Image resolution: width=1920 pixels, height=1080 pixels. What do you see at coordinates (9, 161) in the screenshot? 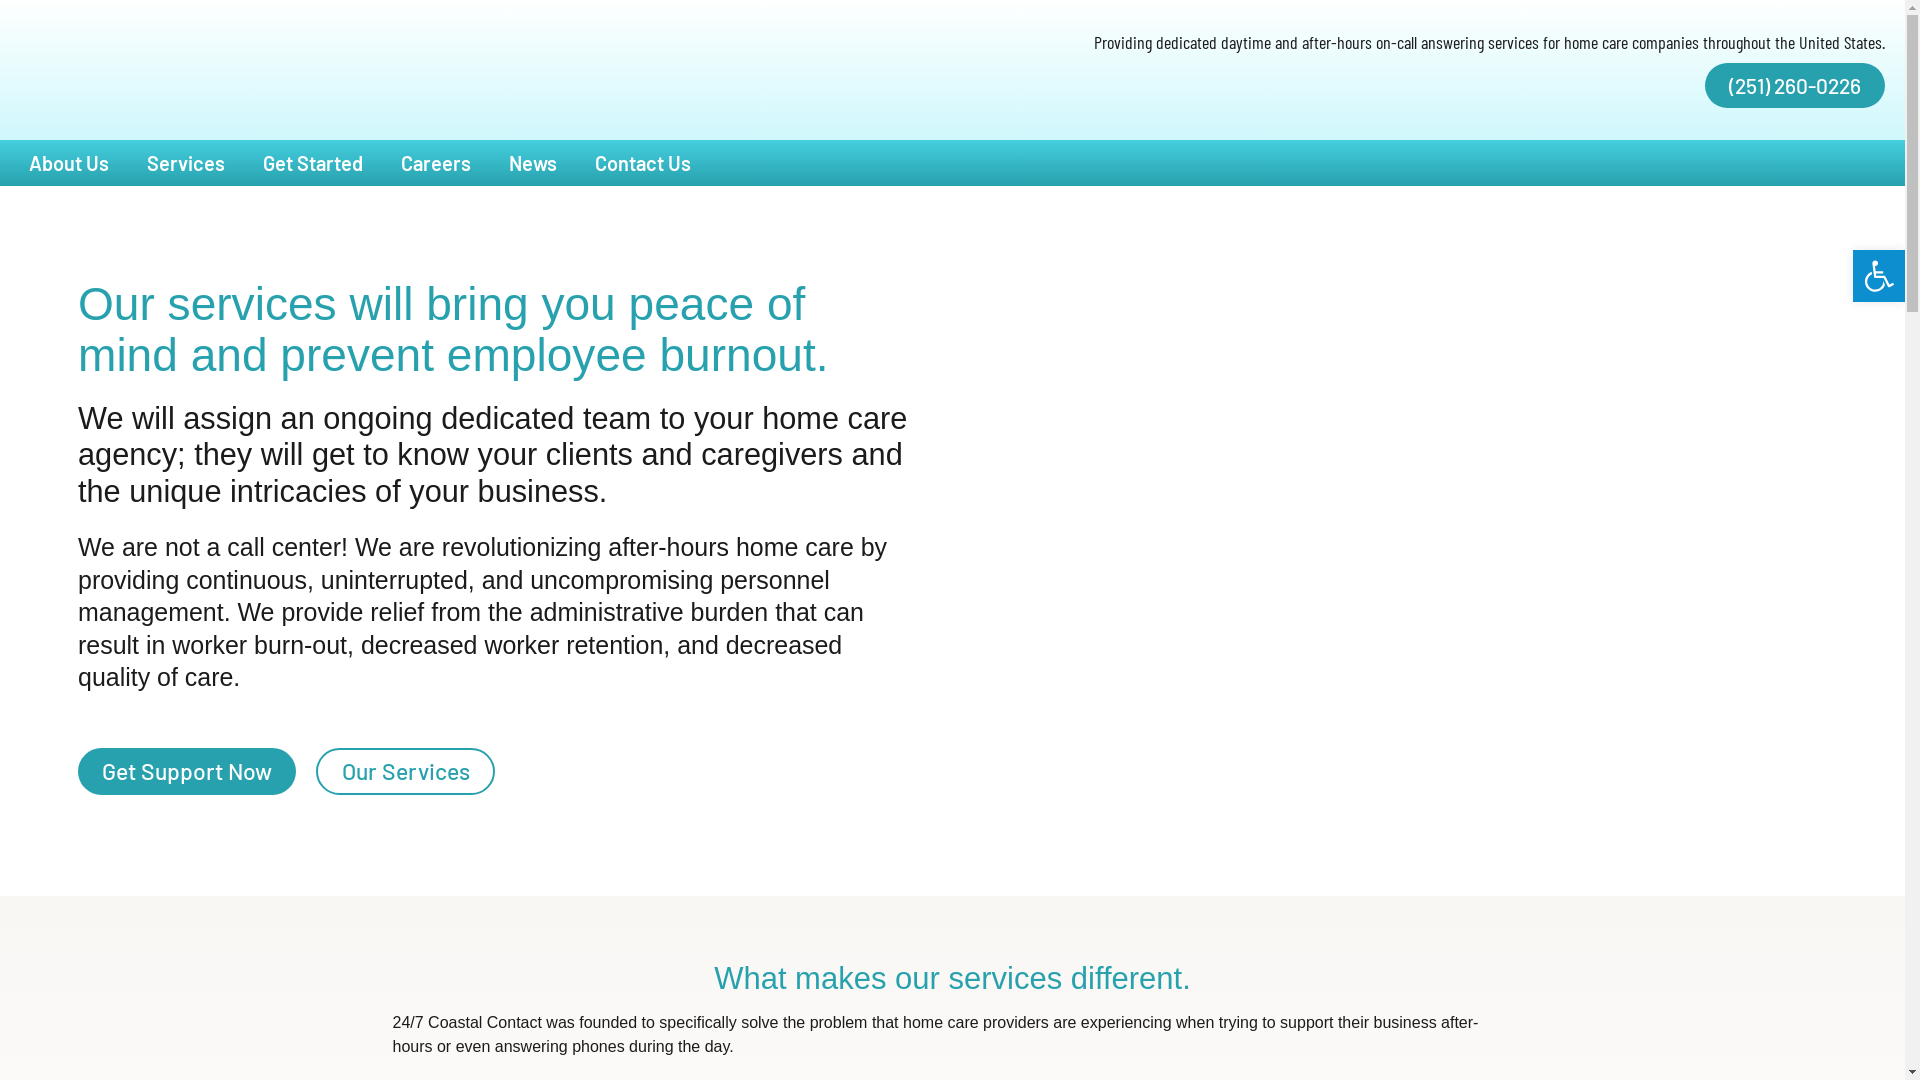
I see `'About Us'` at bounding box center [9, 161].